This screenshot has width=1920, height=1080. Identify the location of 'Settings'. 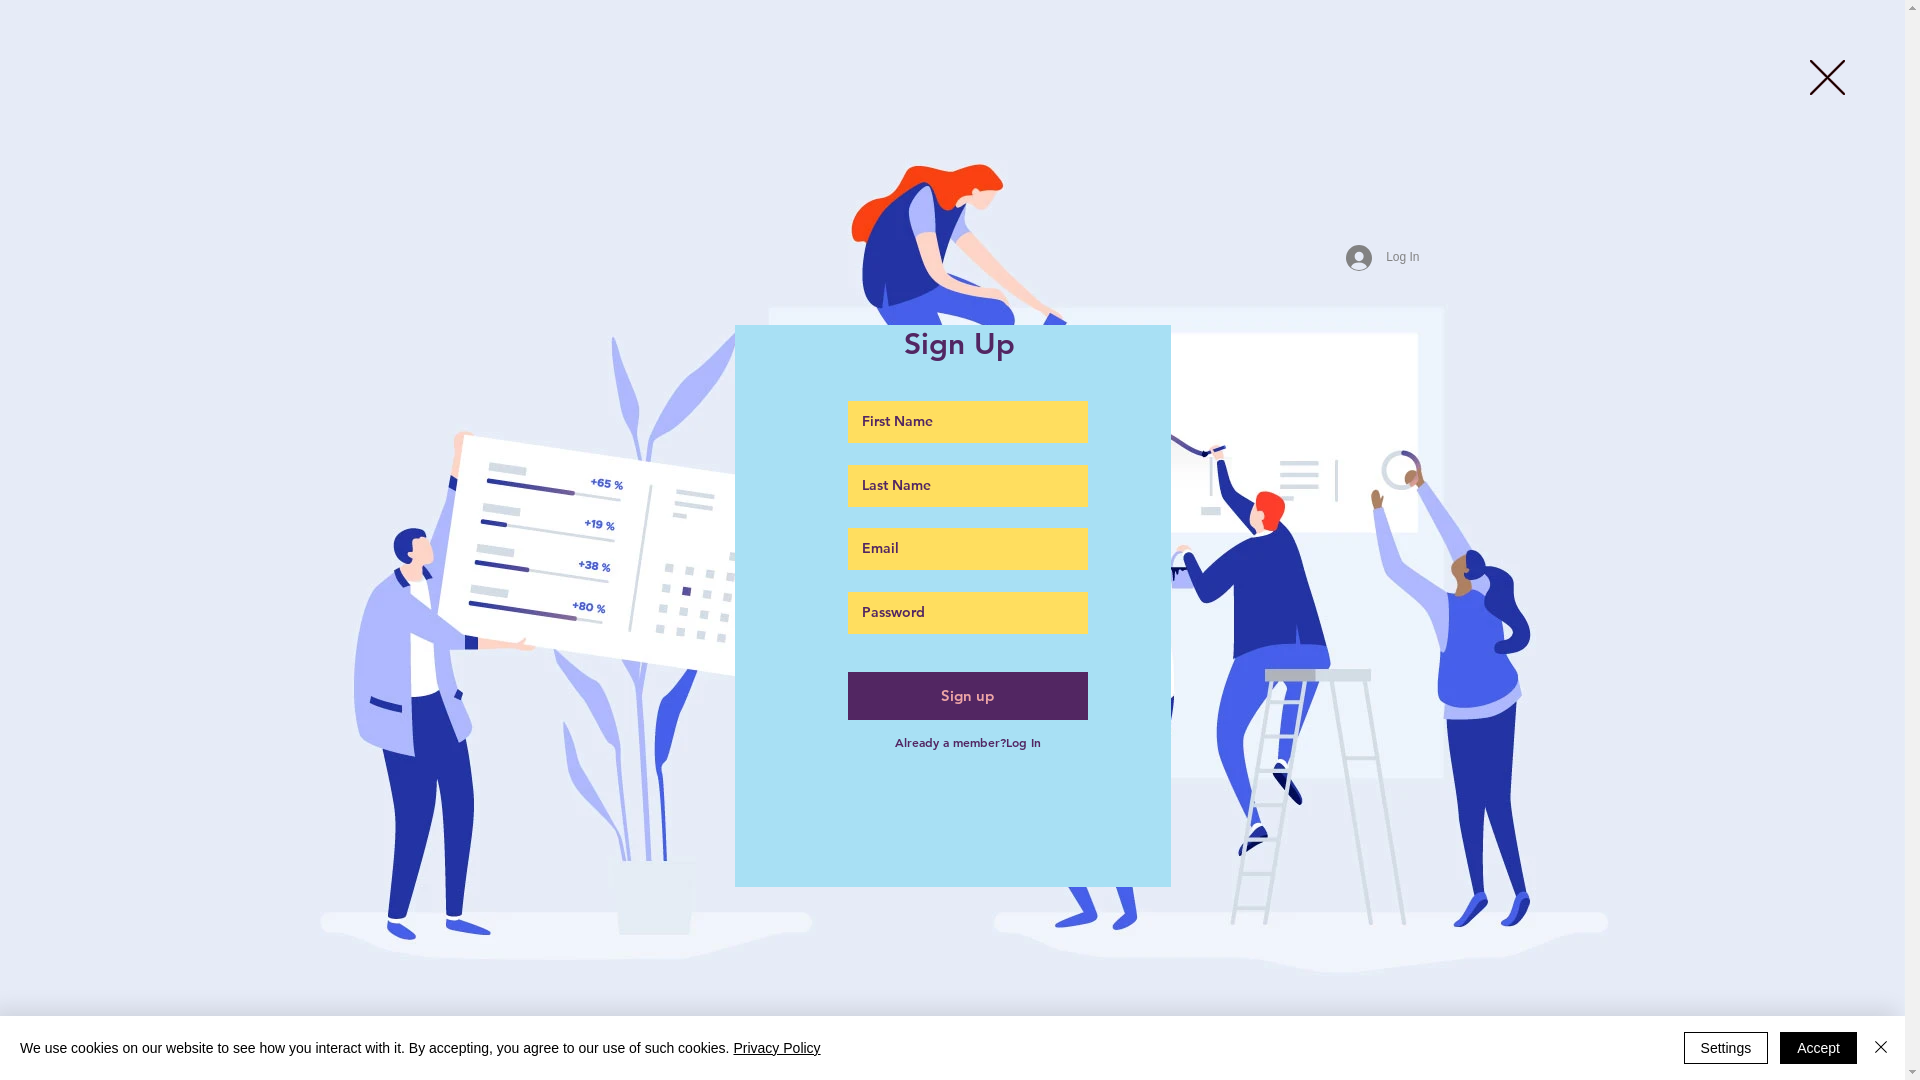
(1725, 1047).